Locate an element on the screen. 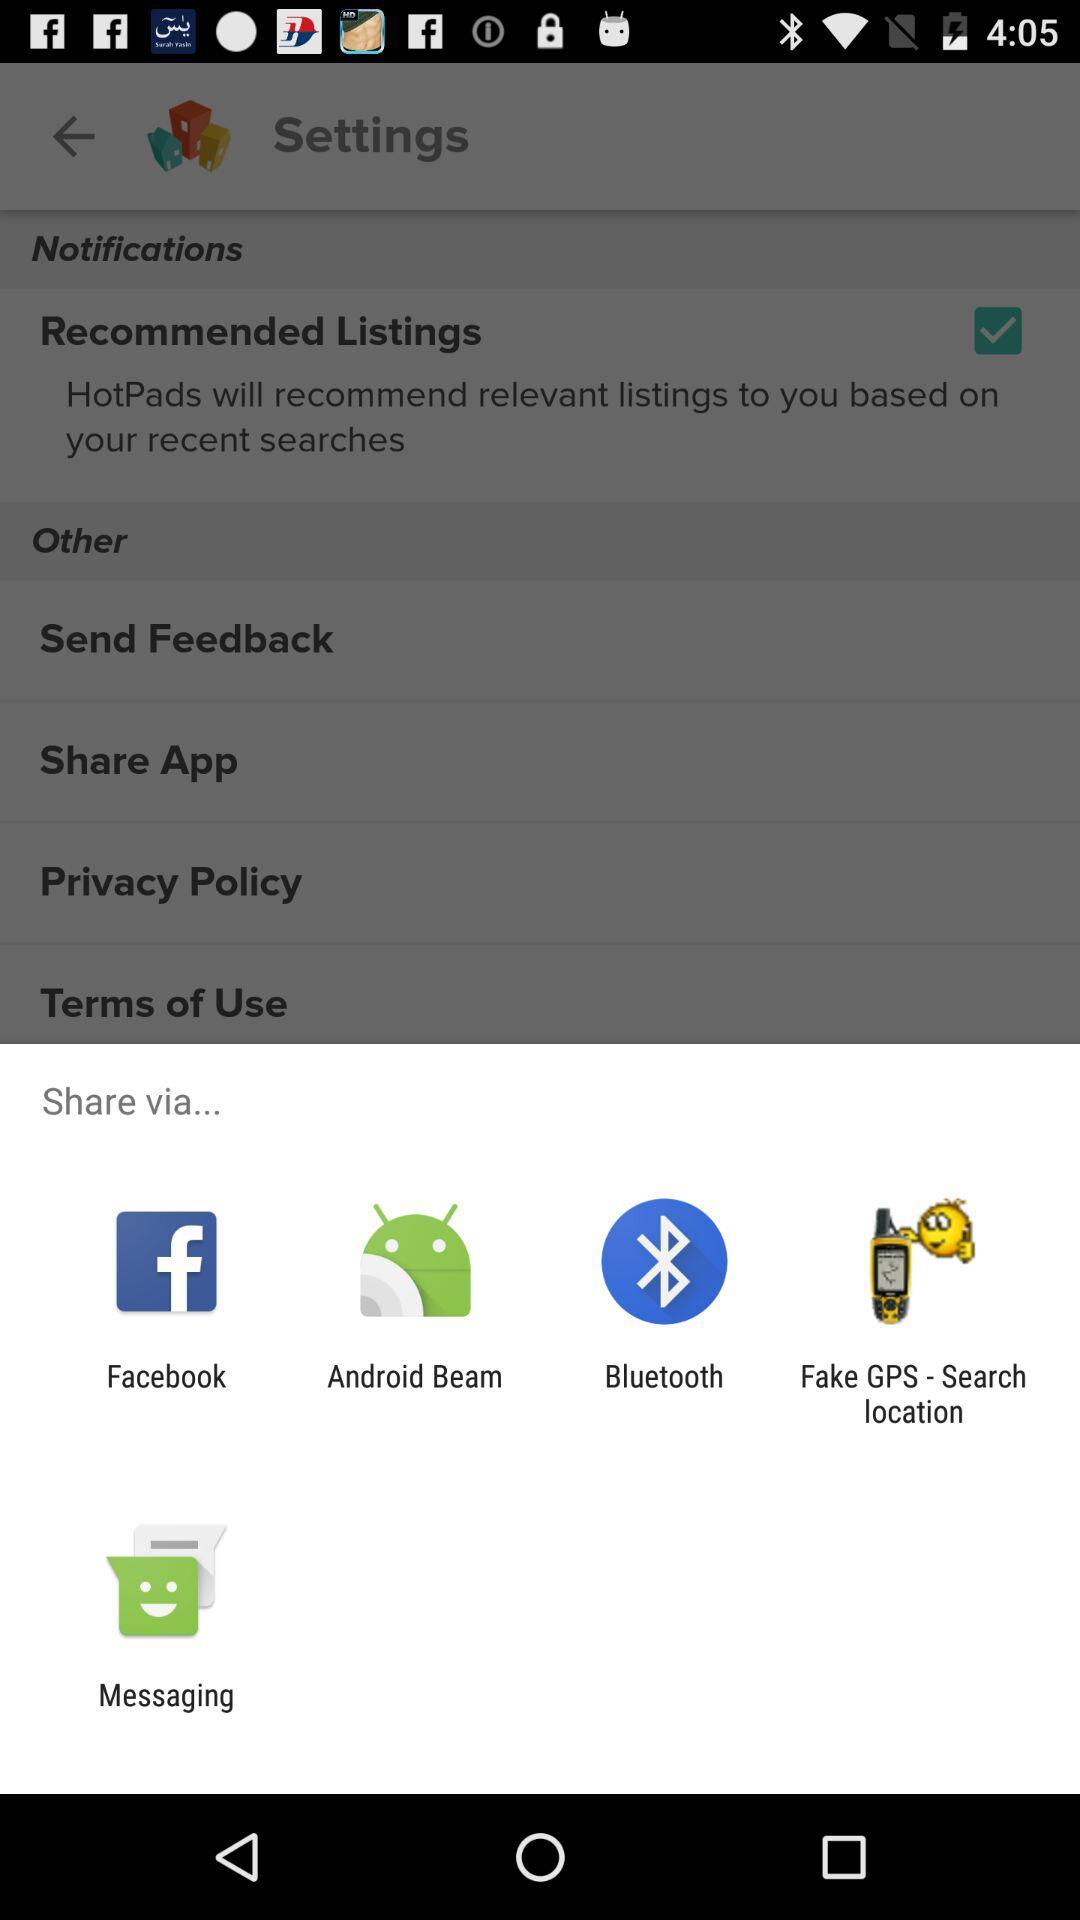 This screenshot has height=1920, width=1080. app to the right of facebook icon is located at coordinates (414, 1392).